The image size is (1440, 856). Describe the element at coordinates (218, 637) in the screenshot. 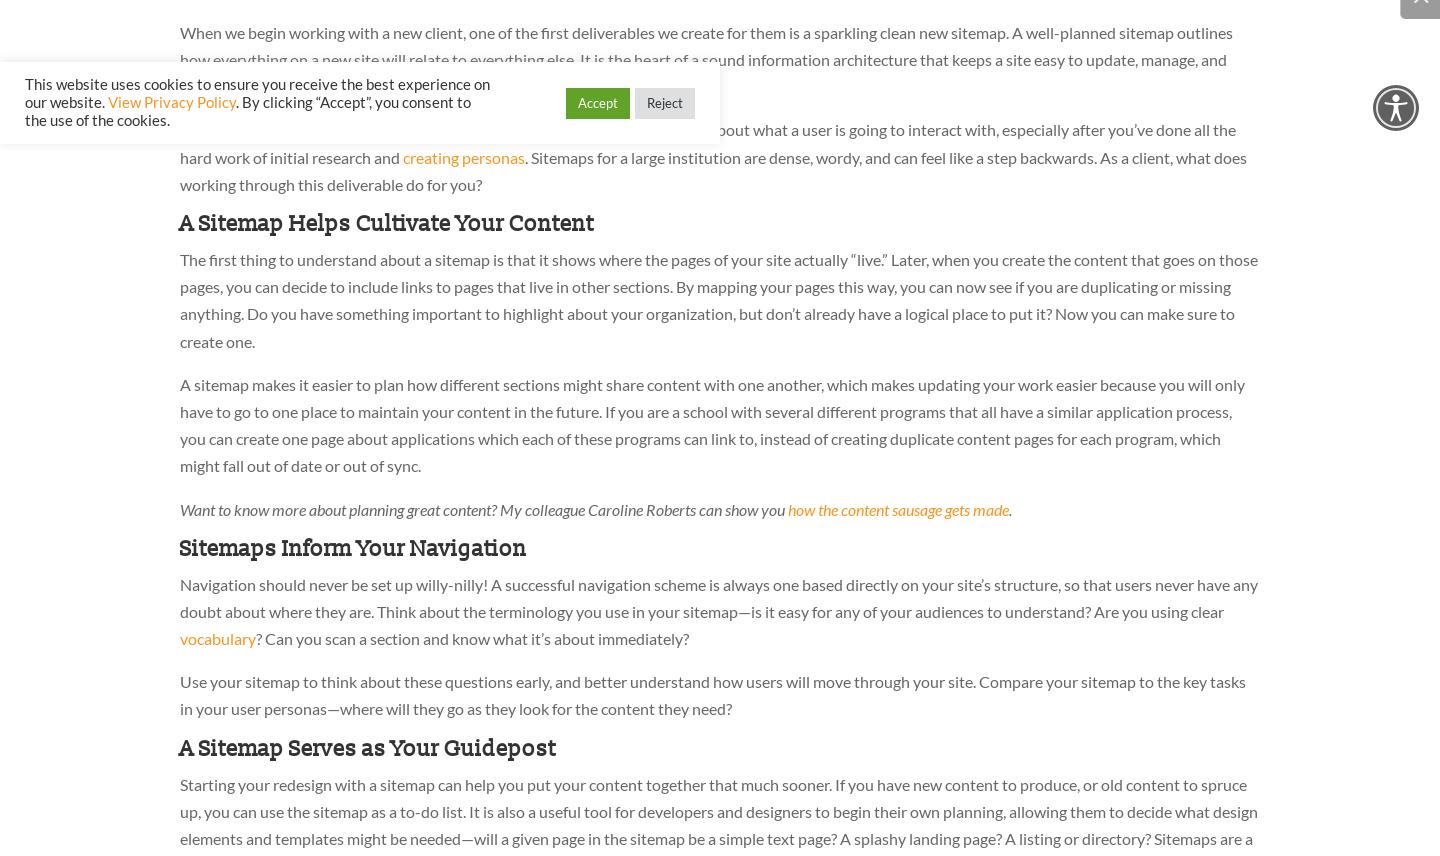

I see `'vocabulary'` at that location.